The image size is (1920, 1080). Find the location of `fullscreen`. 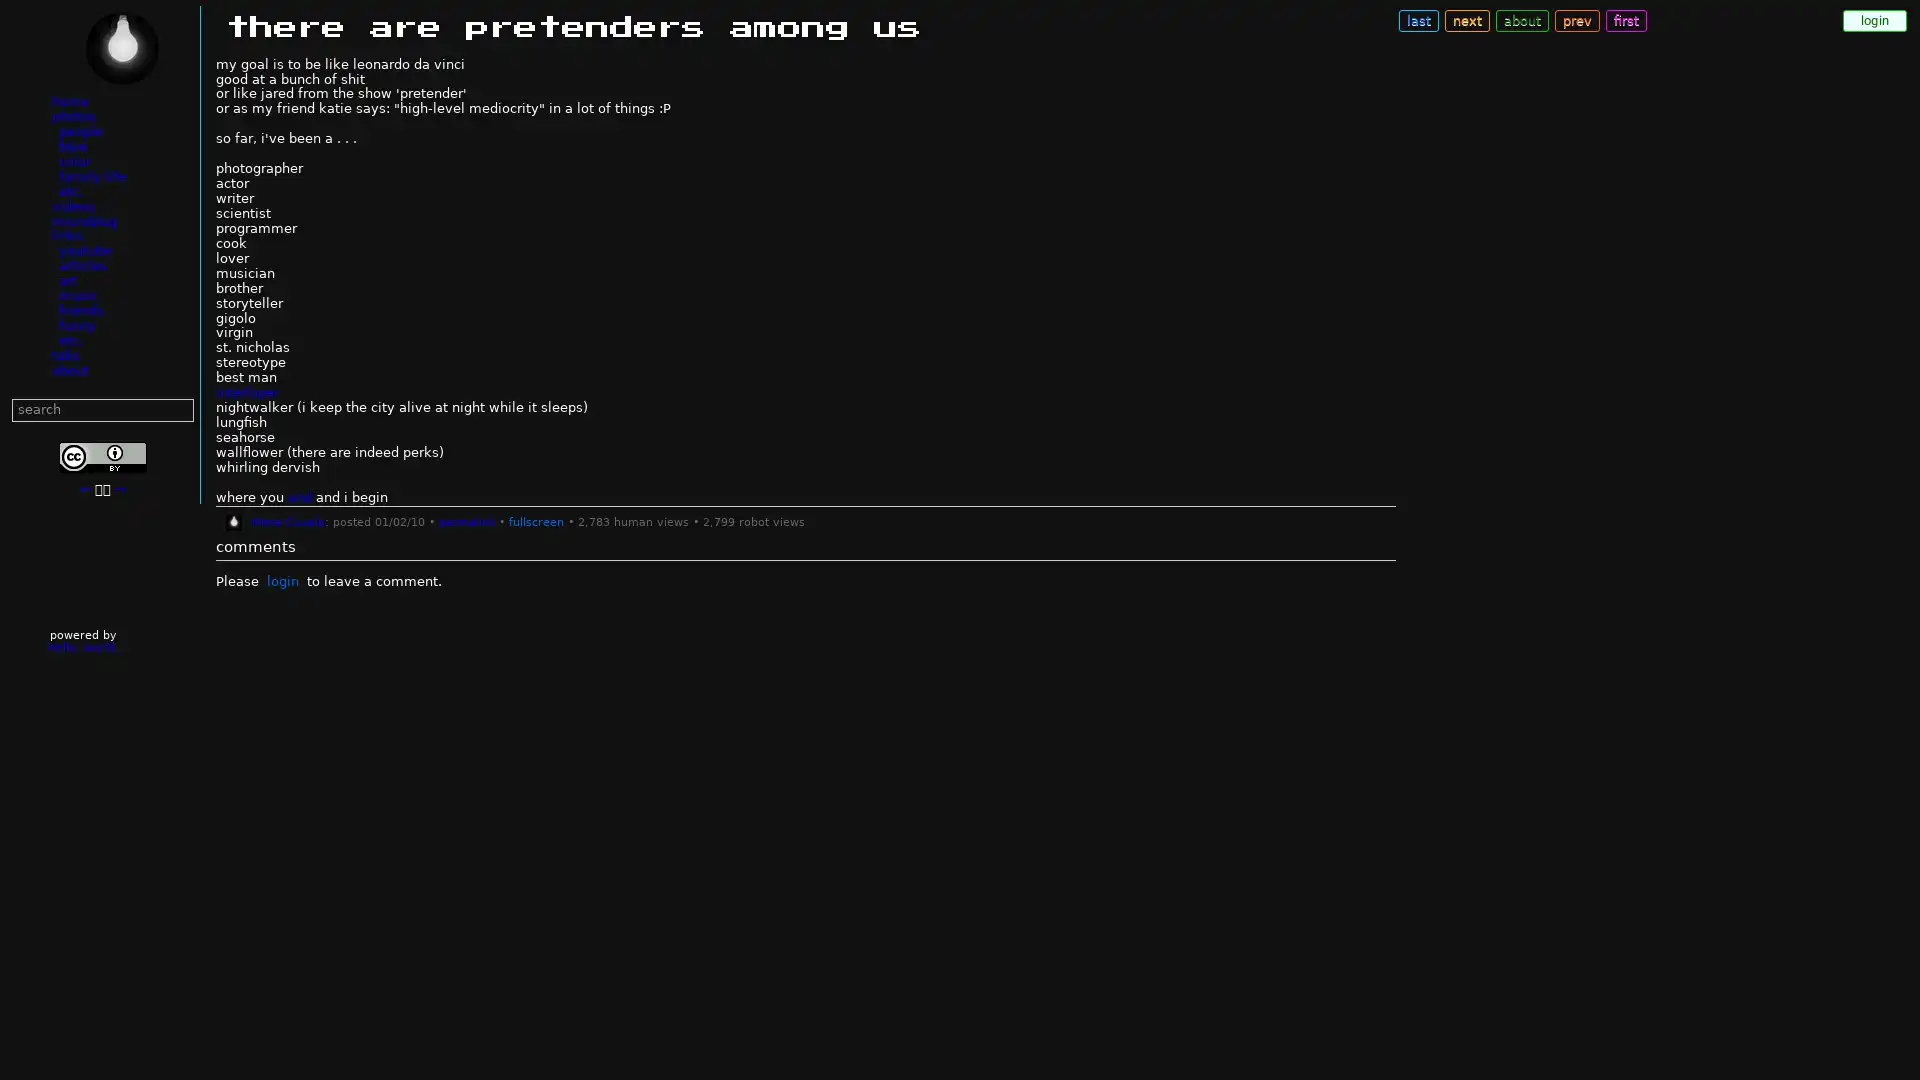

fullscreen is located at coordinates (535, 521).